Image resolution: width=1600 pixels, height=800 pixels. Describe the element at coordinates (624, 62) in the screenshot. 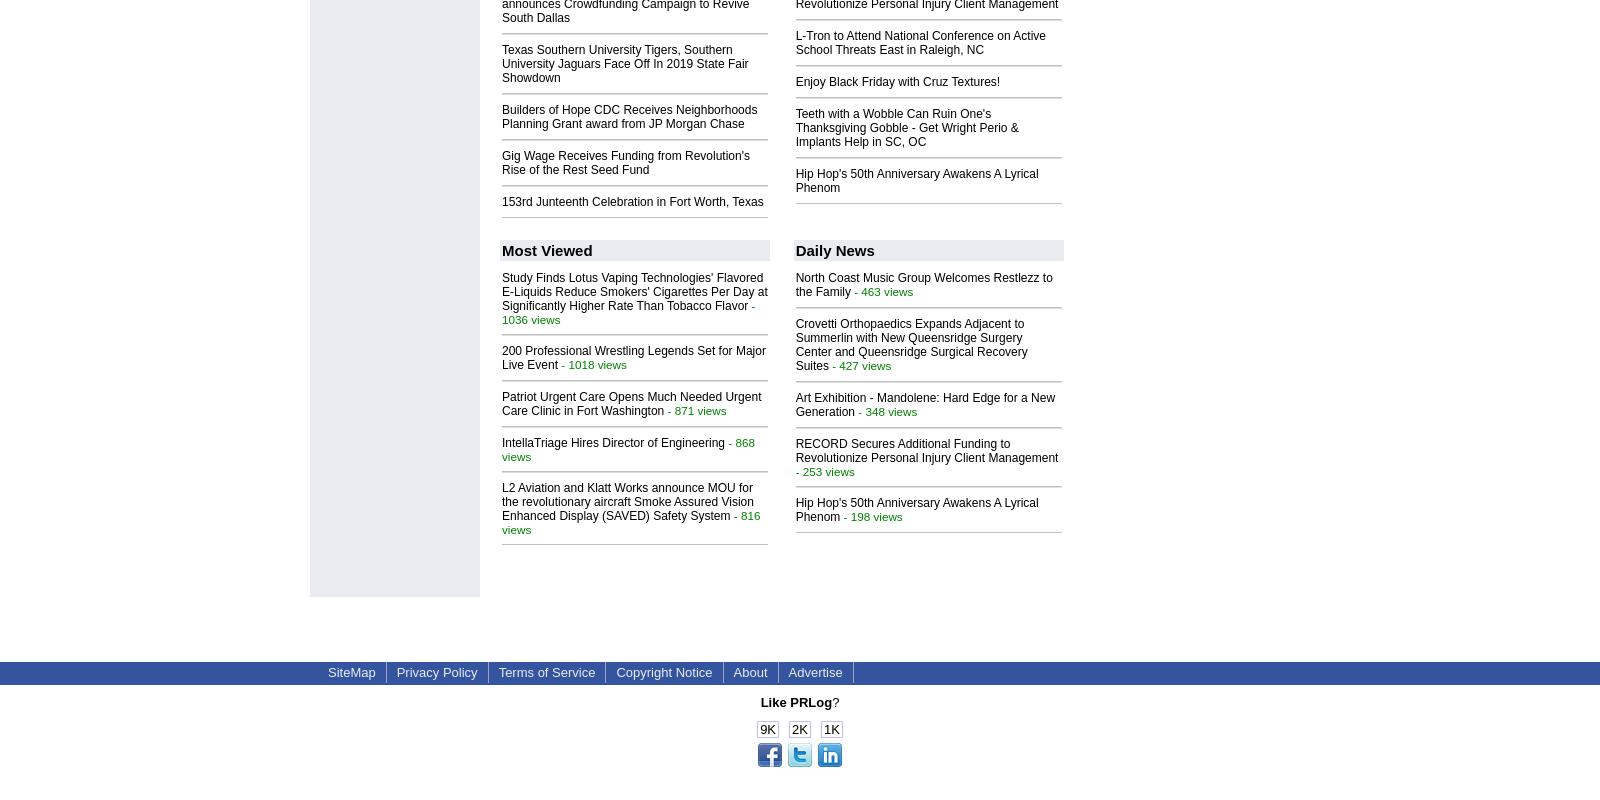

I see `'Texas Southern University Tigers, Southern University Jaguars Face Off In 2019 State Fair Showdown'` at that location.